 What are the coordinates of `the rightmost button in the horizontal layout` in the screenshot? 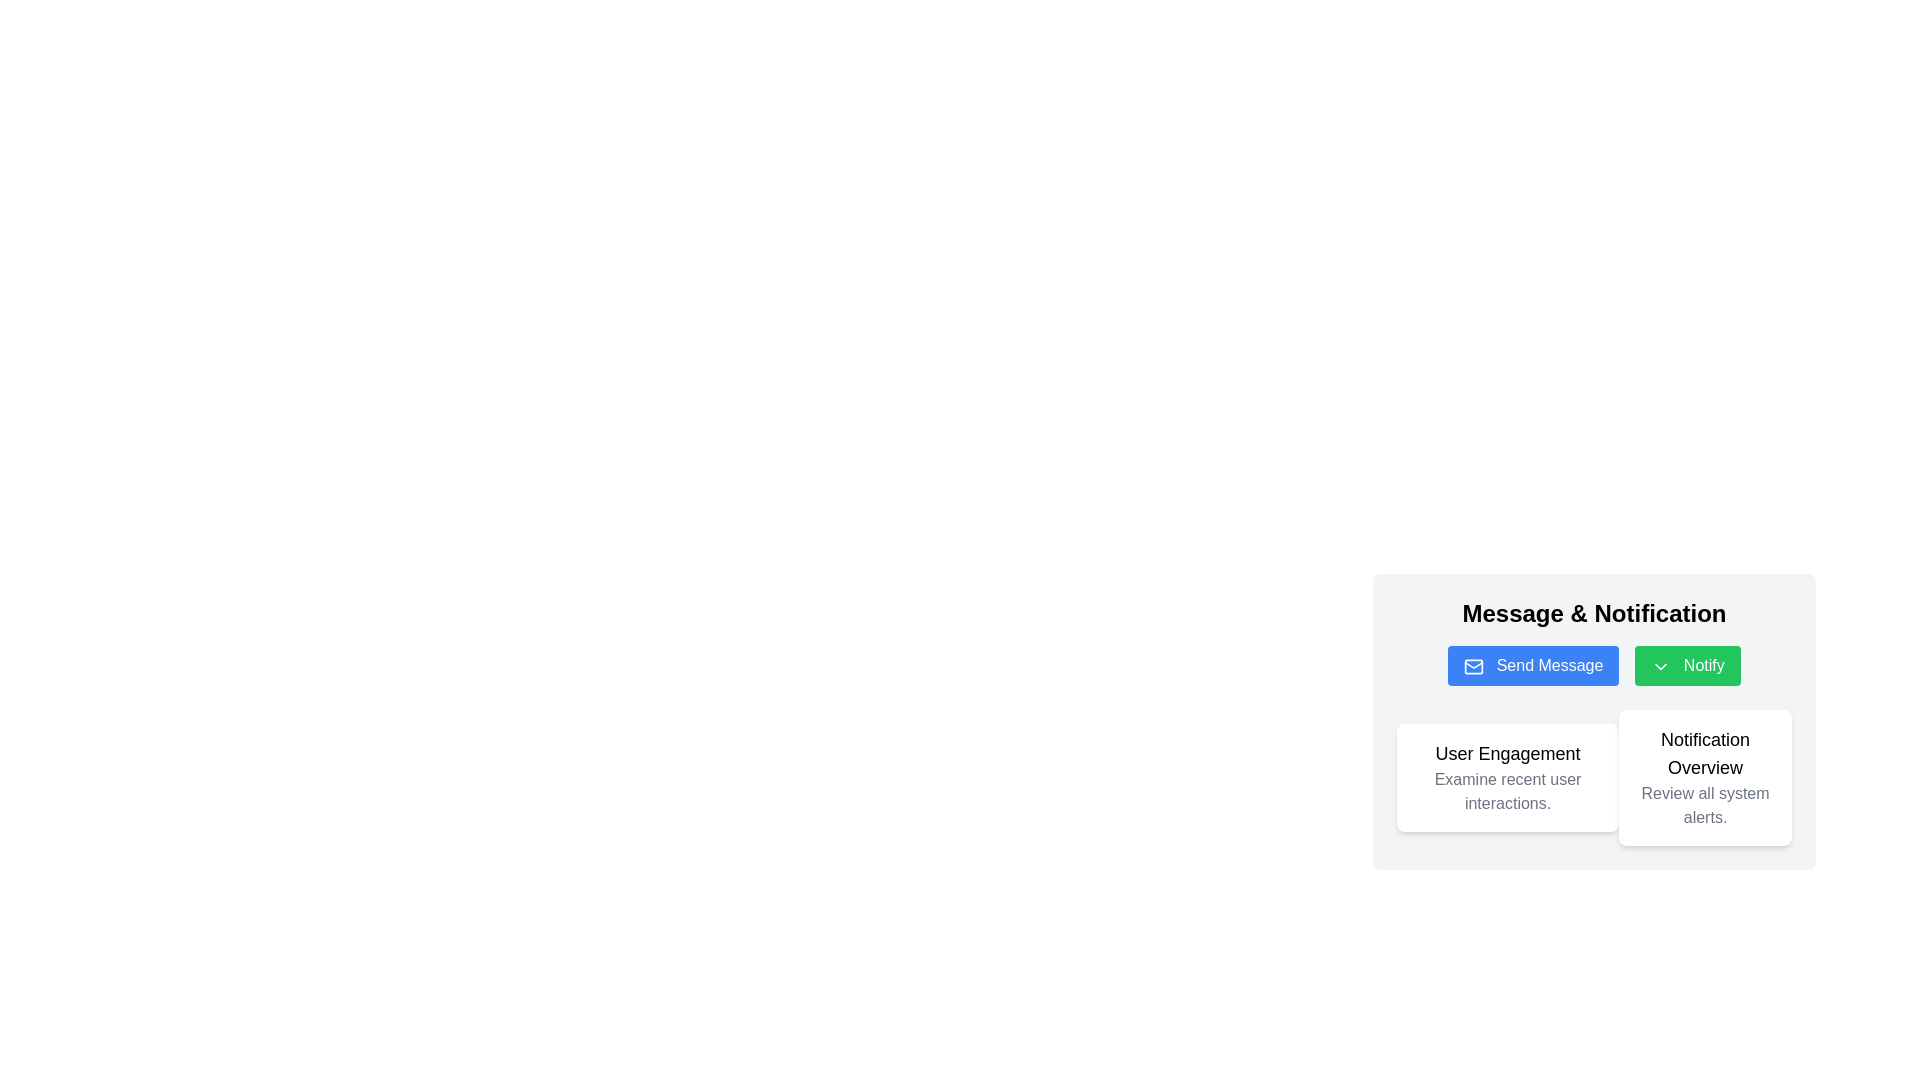 It's located at (1687, 666).